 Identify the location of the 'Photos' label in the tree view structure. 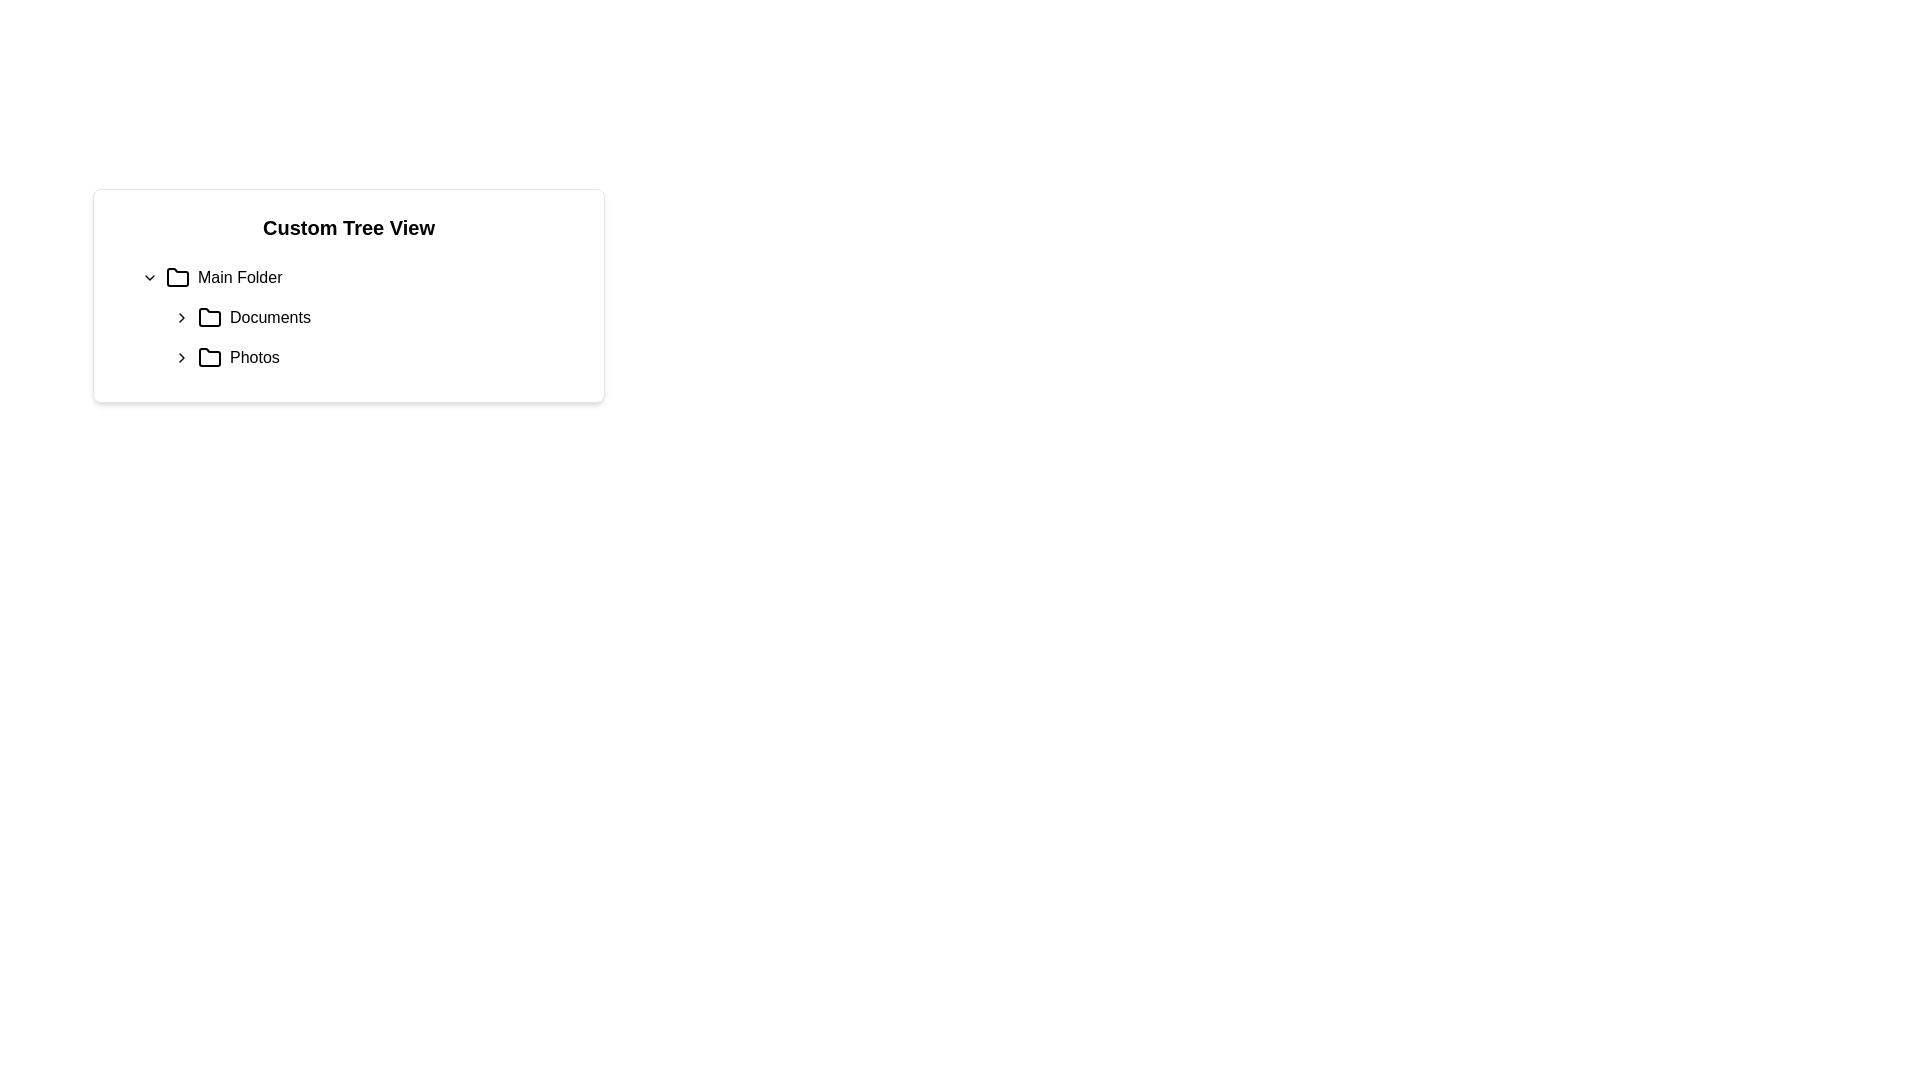
(253, 357).